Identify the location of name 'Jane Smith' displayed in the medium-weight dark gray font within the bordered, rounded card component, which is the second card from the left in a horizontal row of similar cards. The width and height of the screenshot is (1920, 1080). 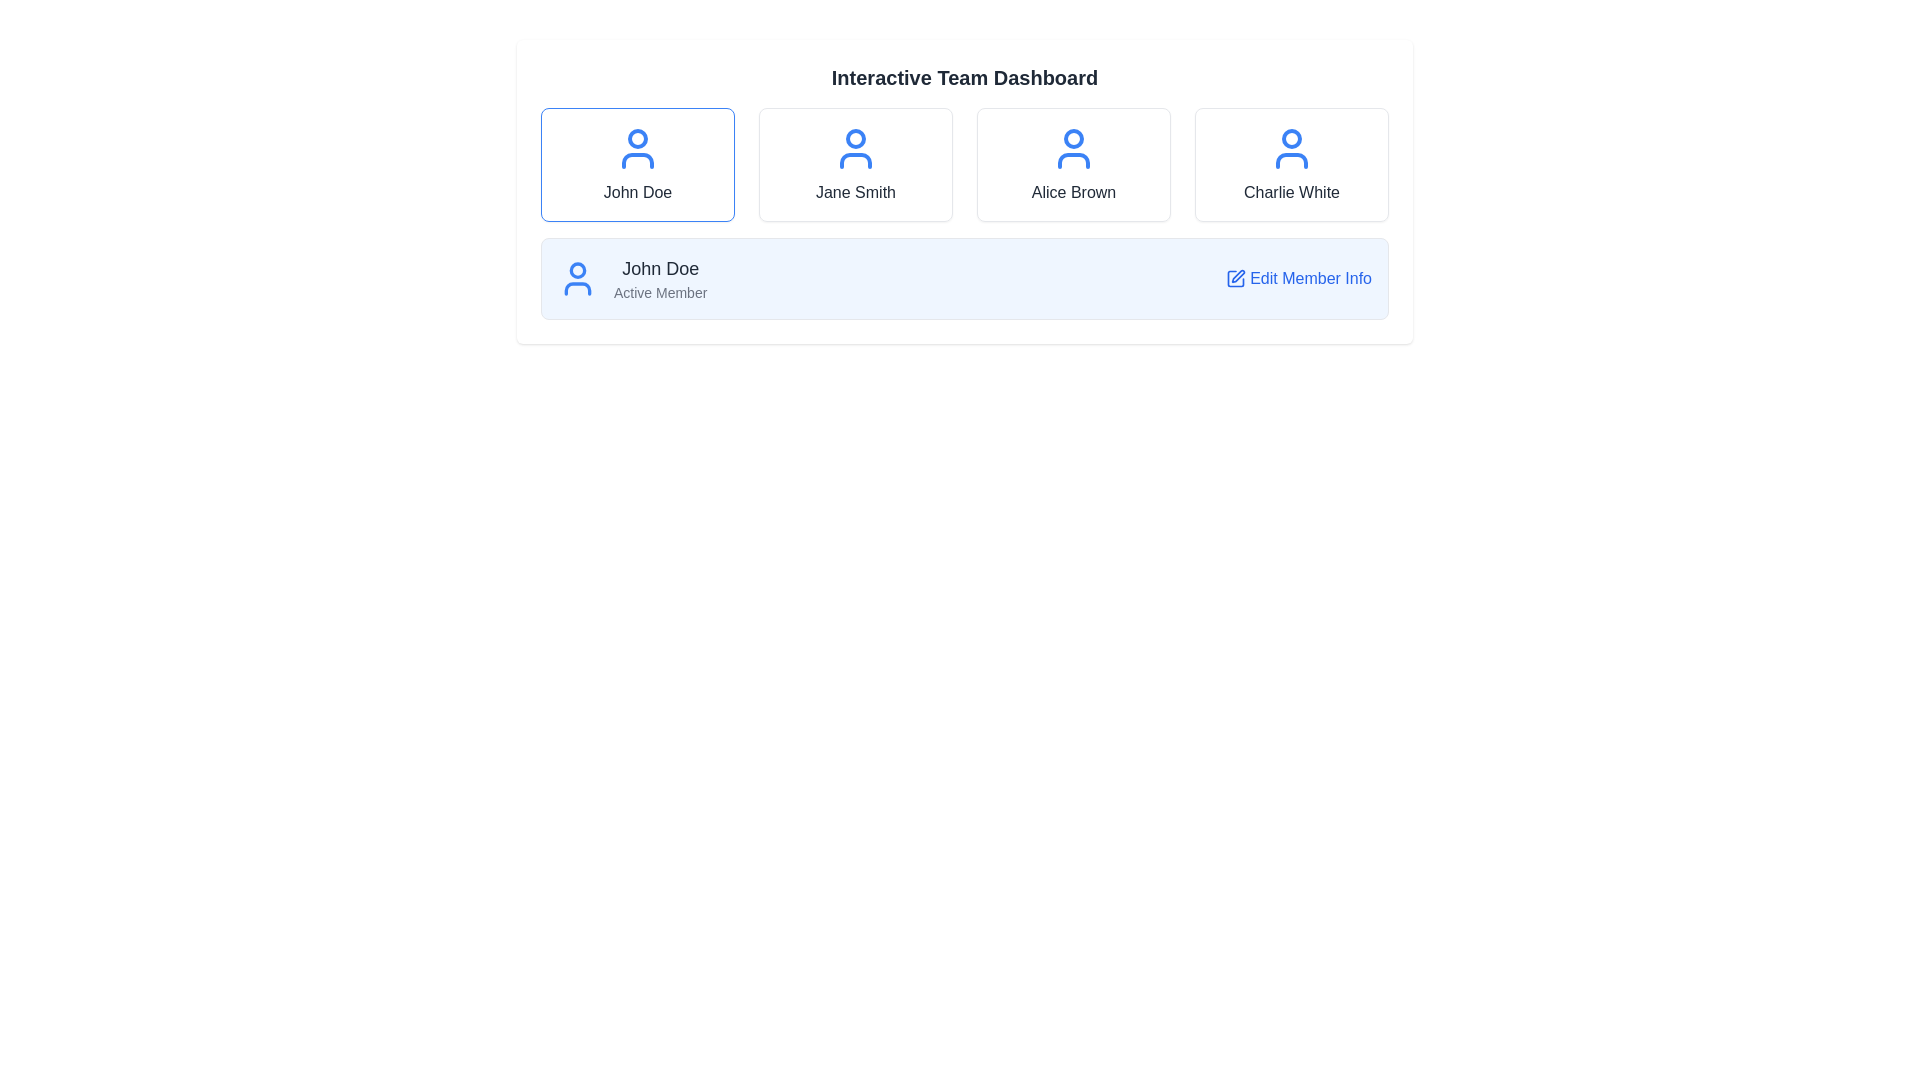
(855, 192).